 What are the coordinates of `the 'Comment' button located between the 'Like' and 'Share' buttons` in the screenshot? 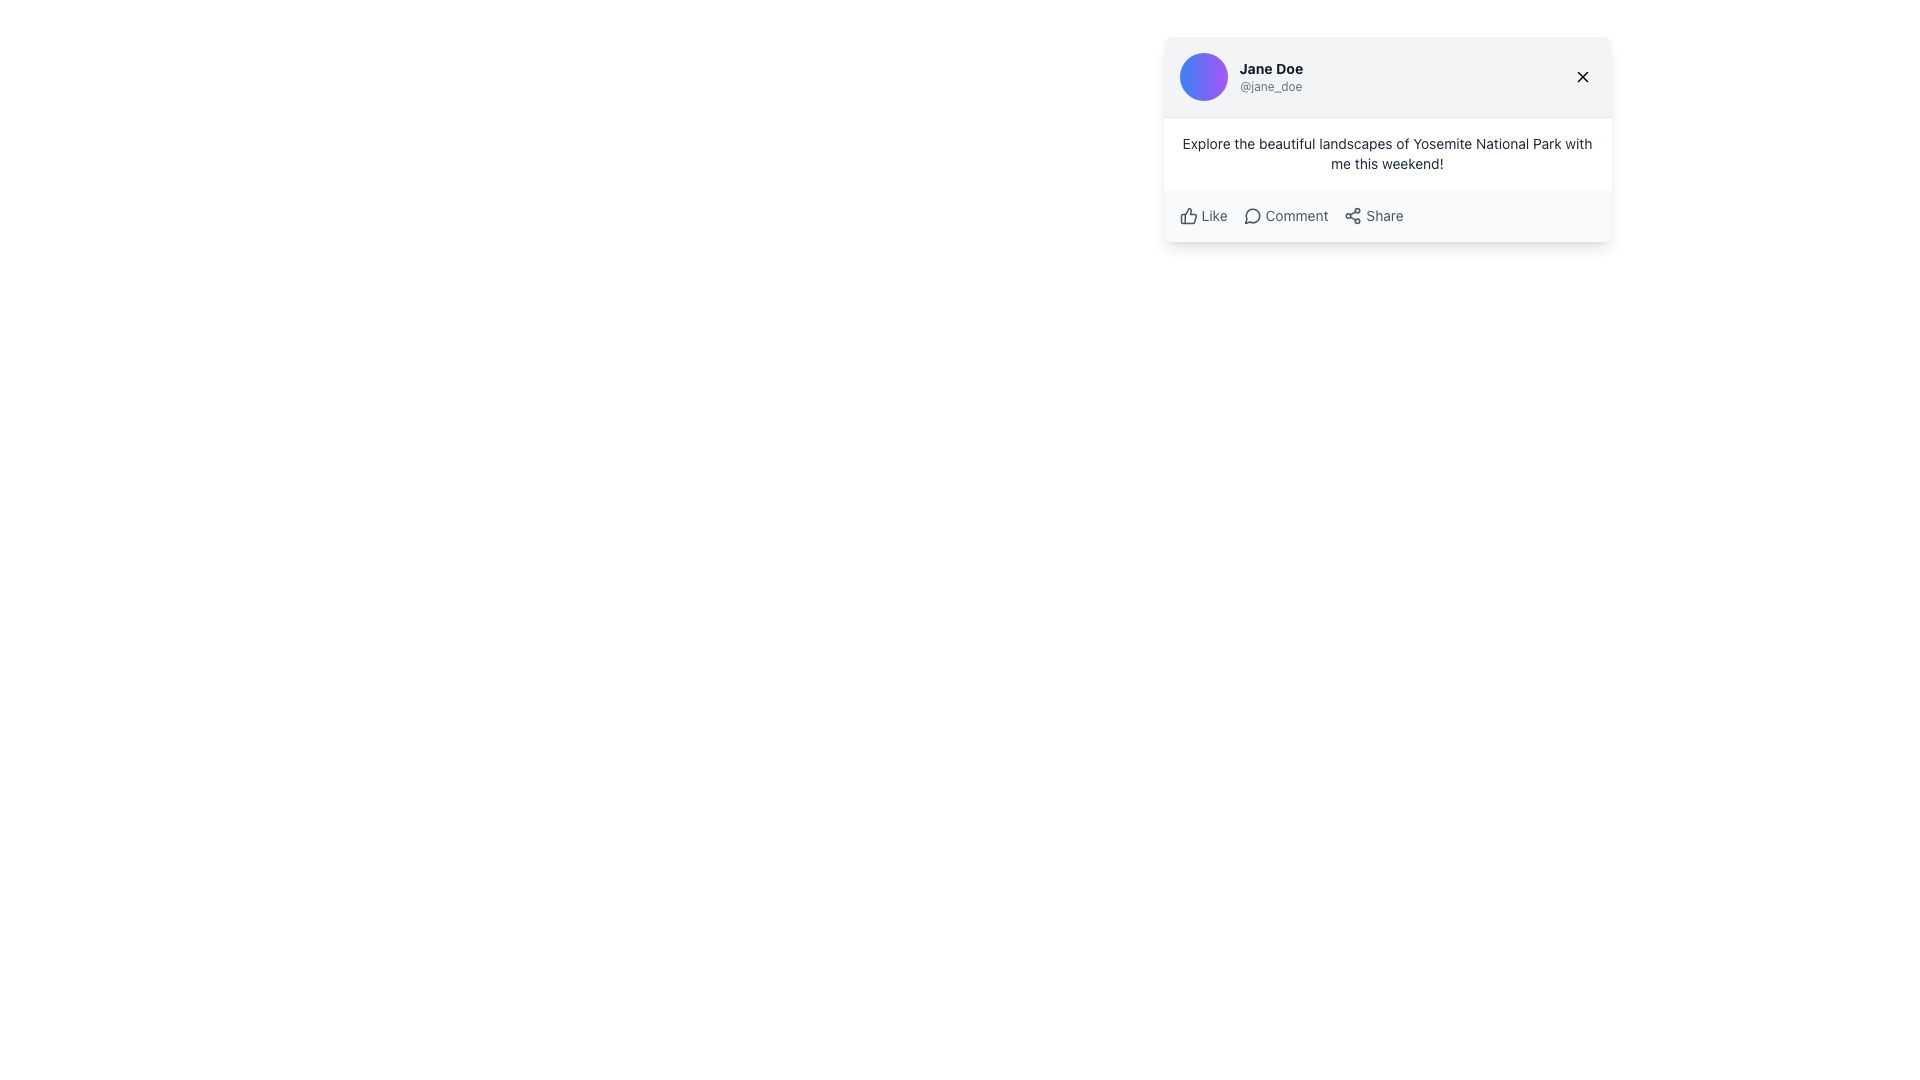 It's located at (1286, 216).